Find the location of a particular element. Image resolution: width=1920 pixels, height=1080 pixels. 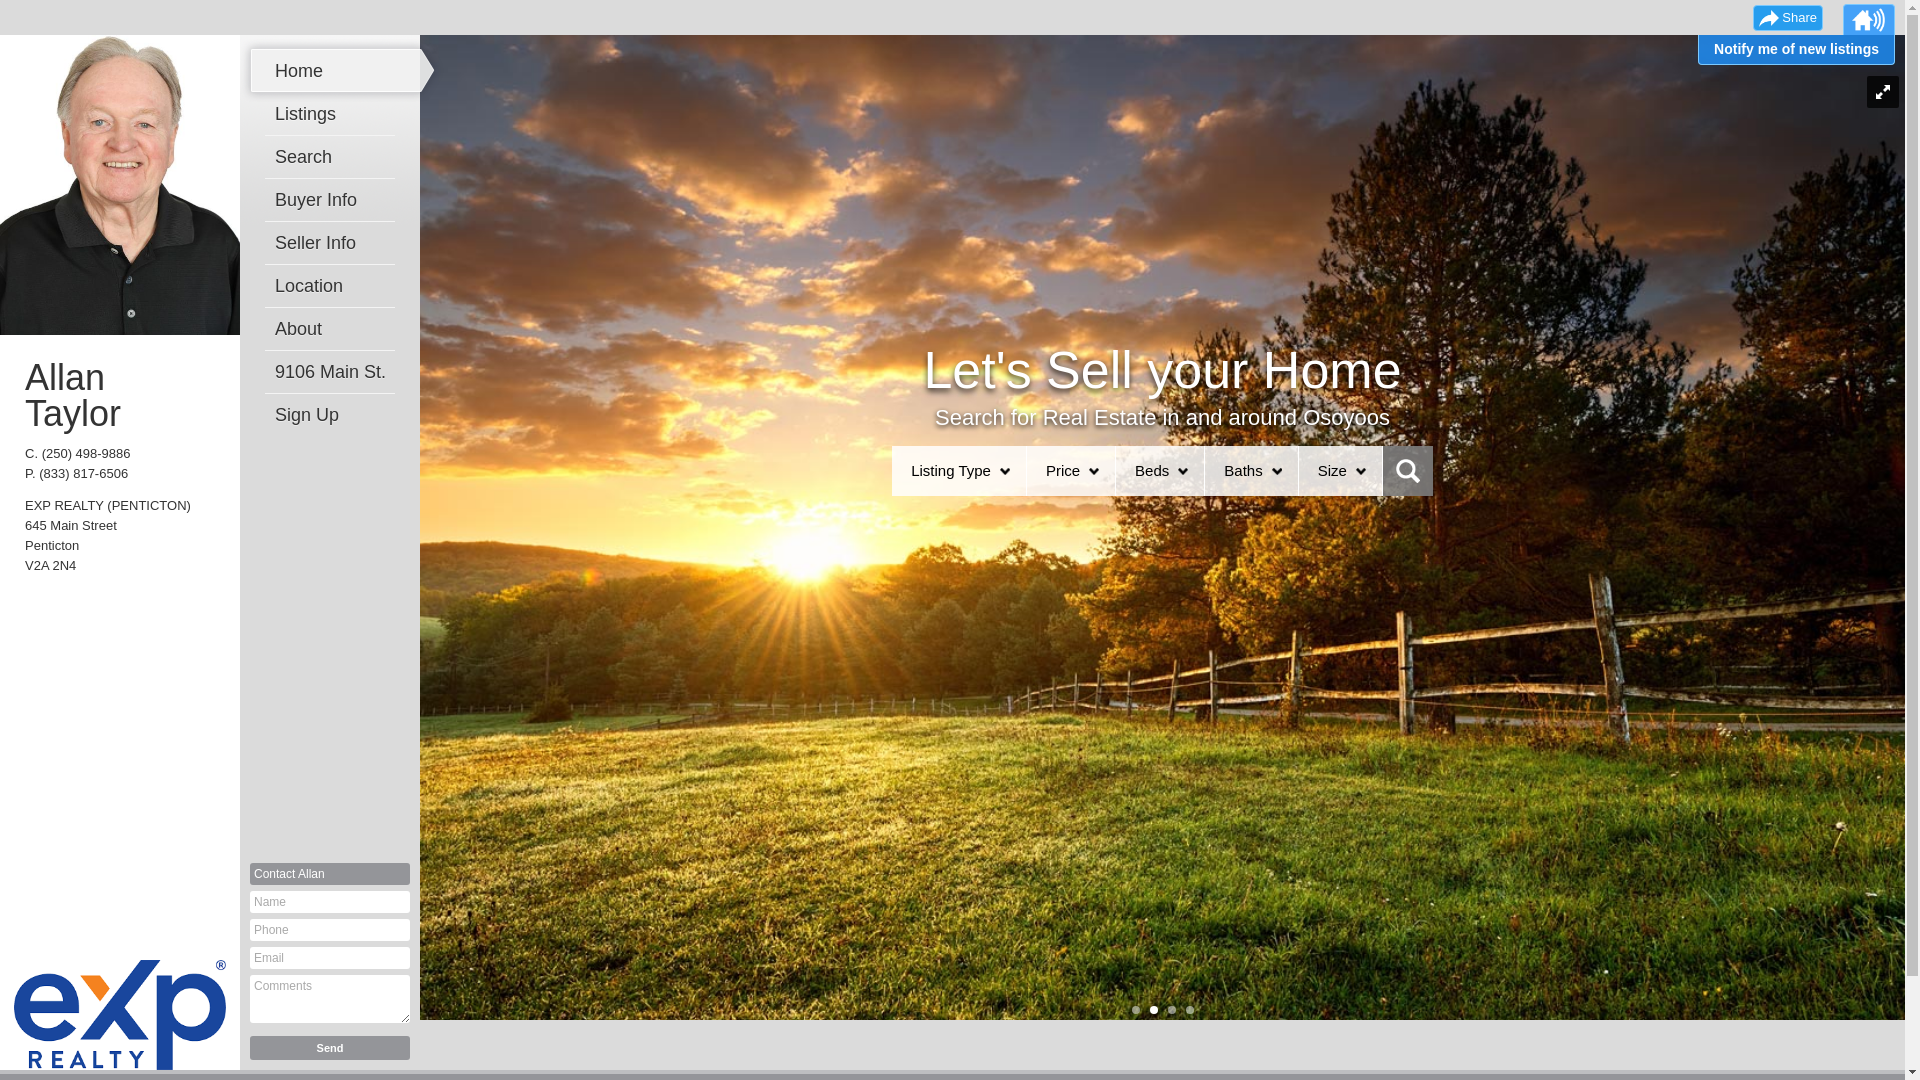

'Search' is located at coordinates (335, 156).